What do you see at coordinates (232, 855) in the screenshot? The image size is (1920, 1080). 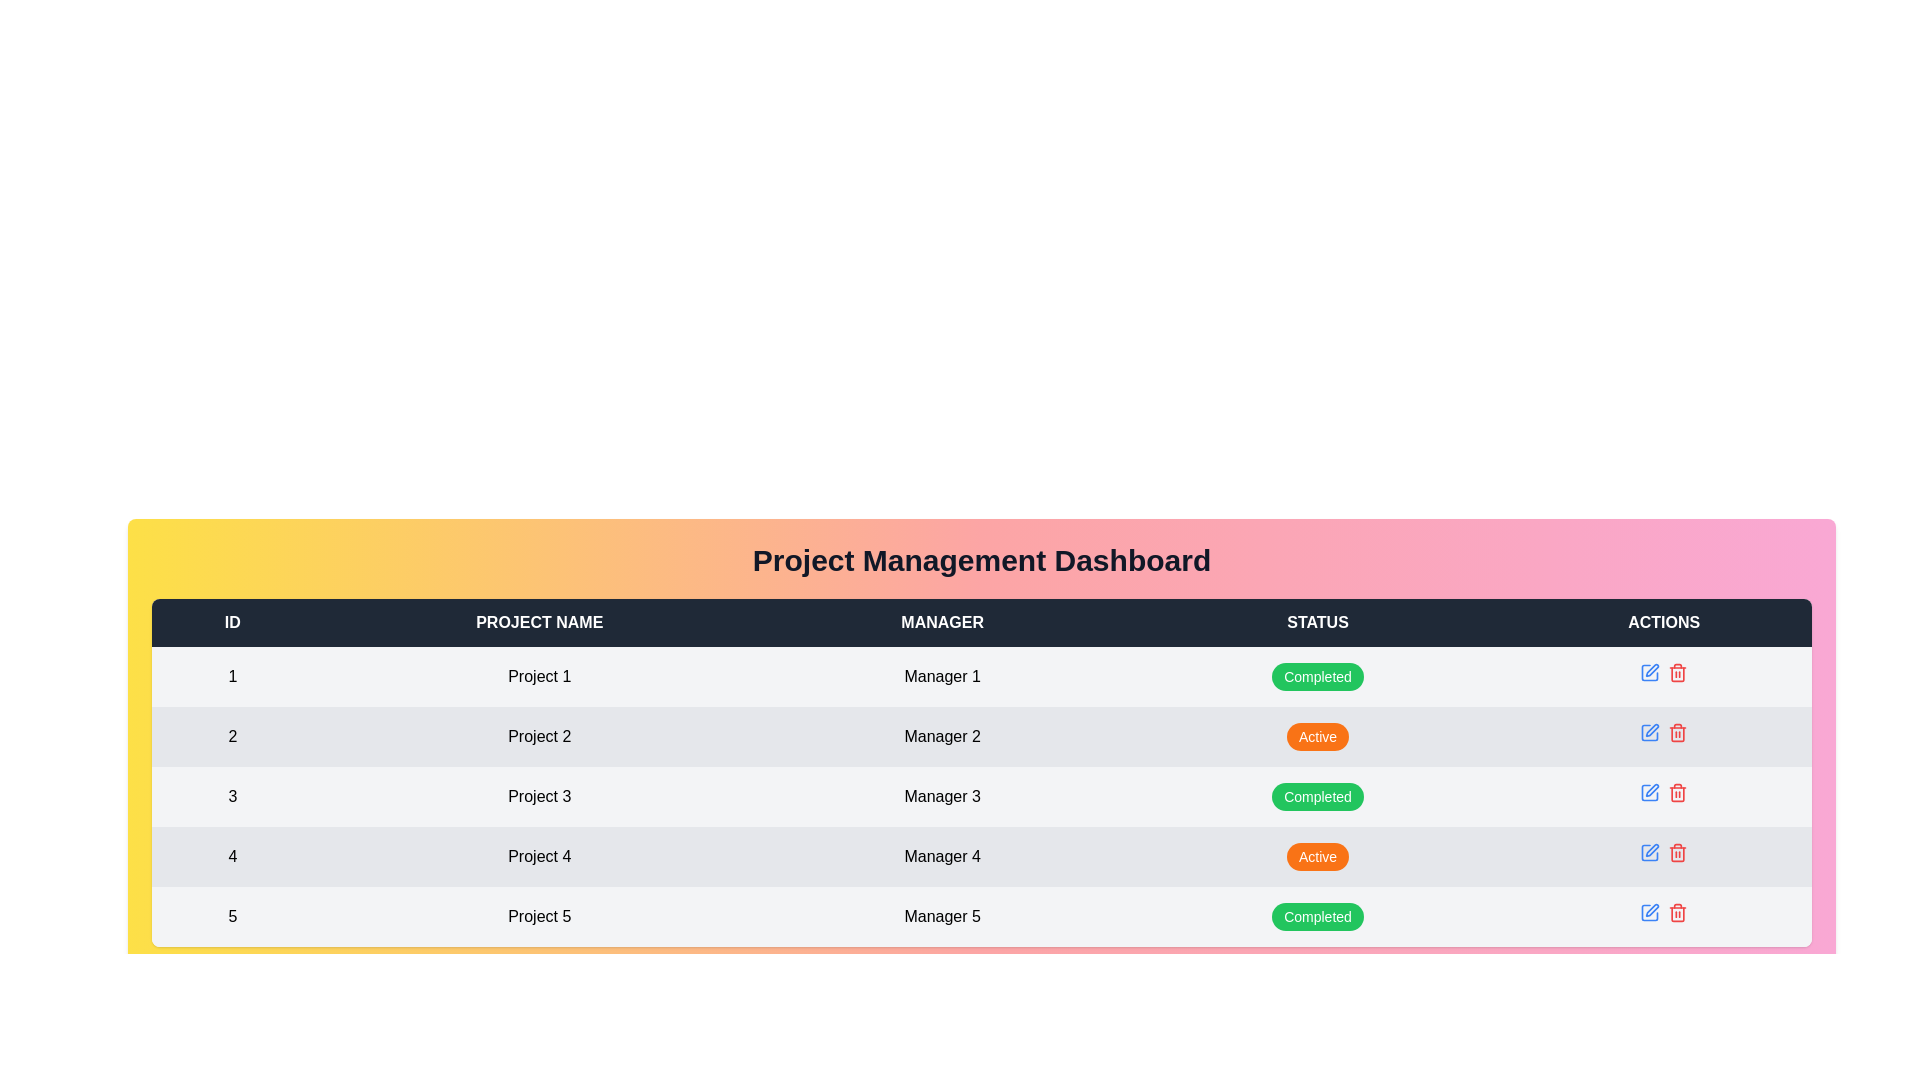 I see `the Text label that signifies the identification number associated with a project in the fourth row of the table under the 'ID' column` at bounding box center [232, 855].